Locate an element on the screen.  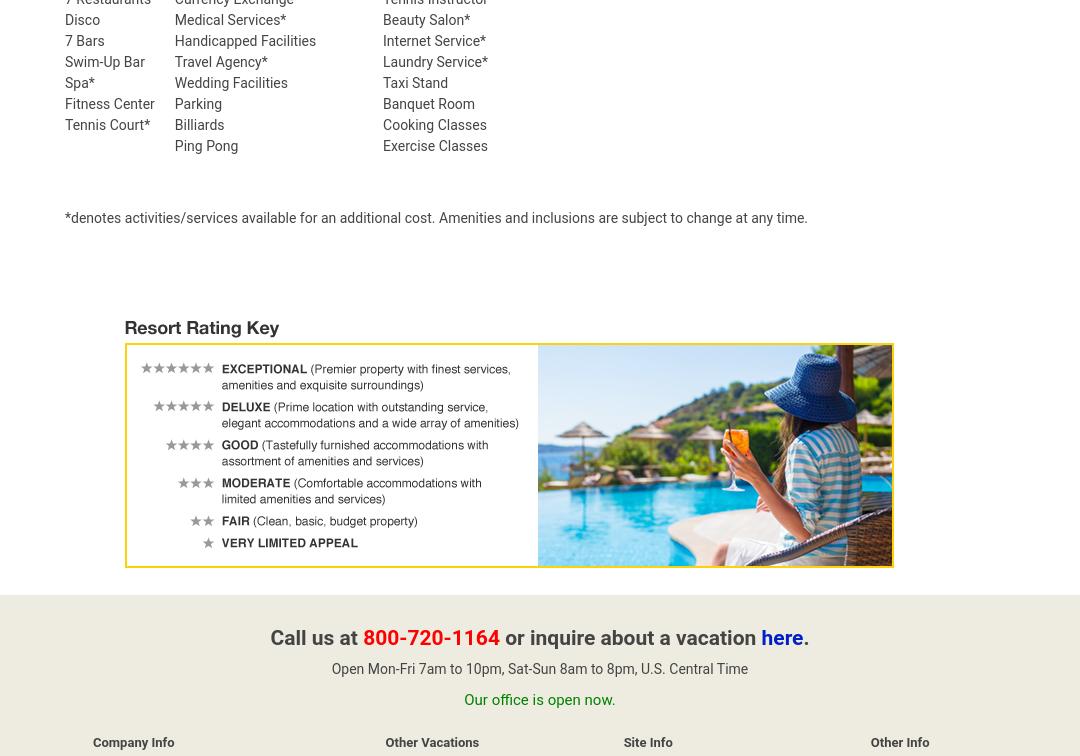
'Company Info' is located at coordinates (133, 742).